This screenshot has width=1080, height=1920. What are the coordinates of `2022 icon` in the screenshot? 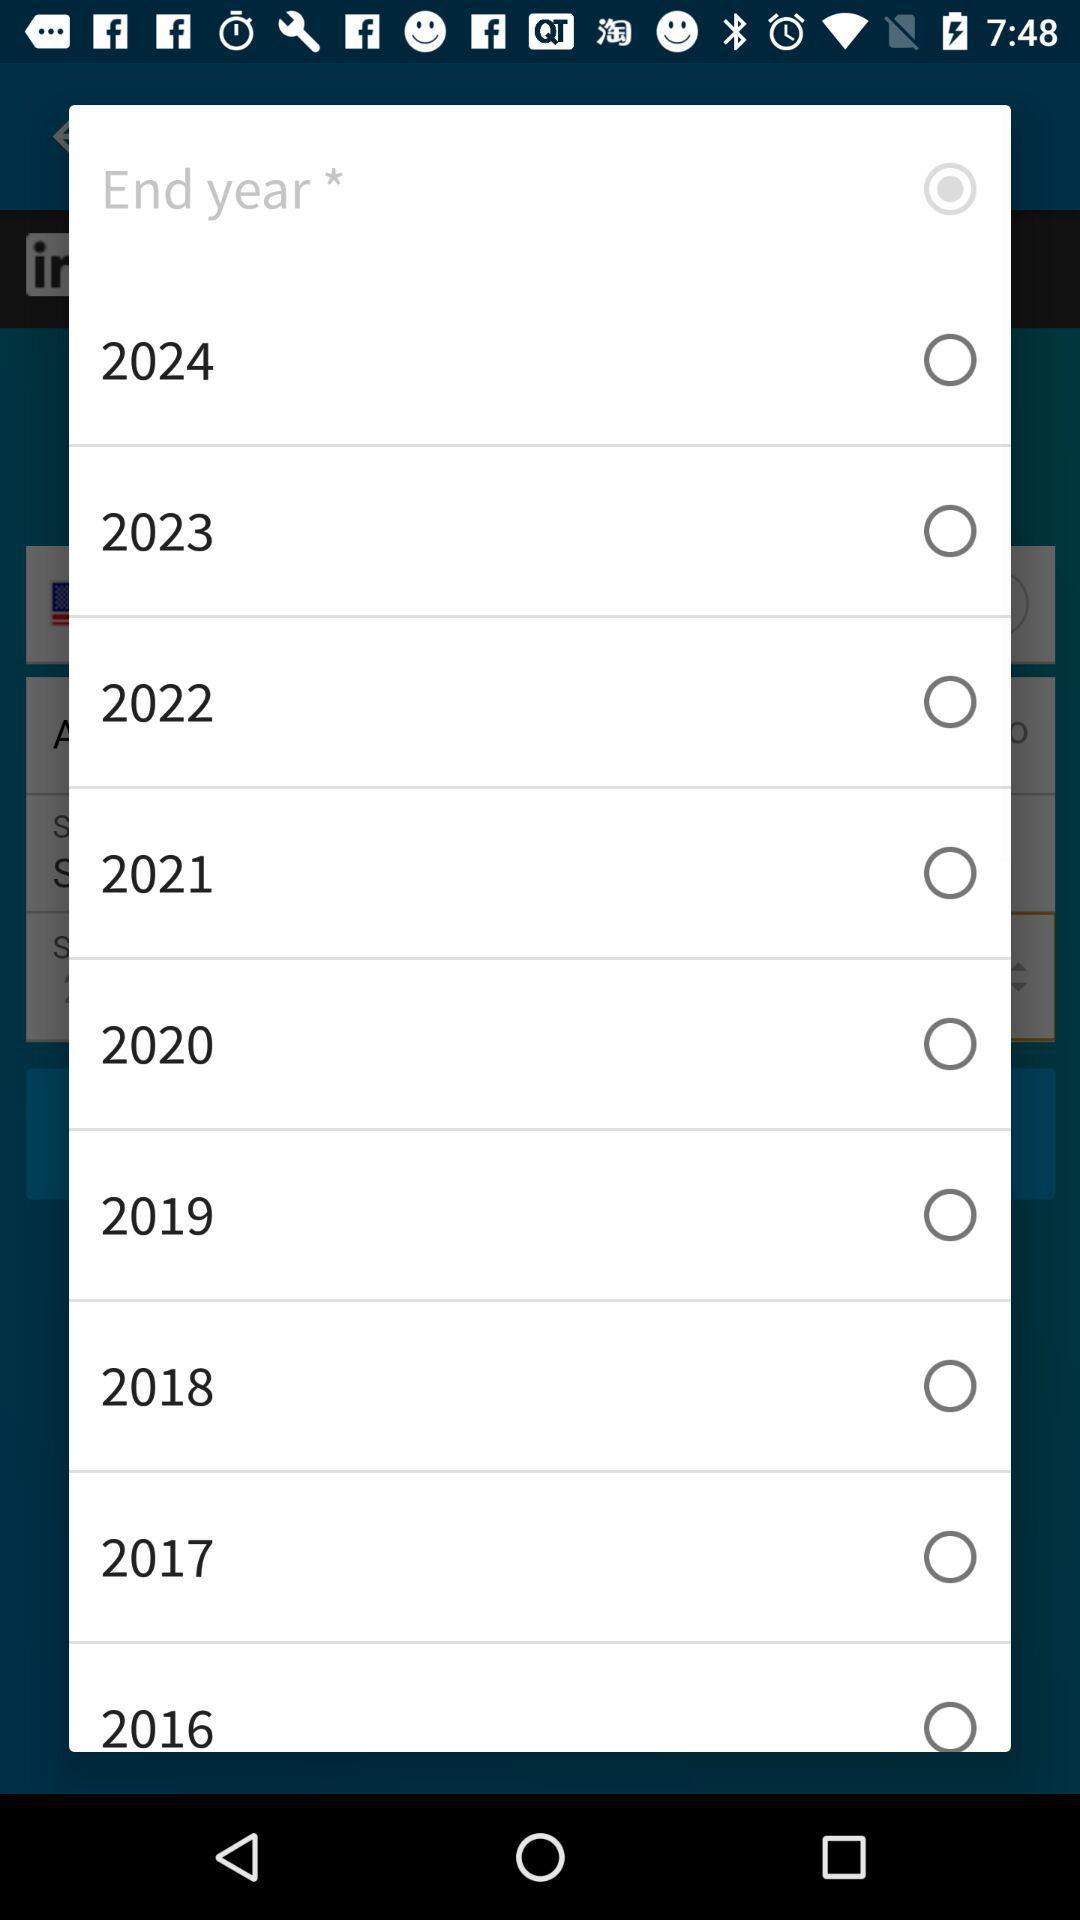 It's located at (540, 701).